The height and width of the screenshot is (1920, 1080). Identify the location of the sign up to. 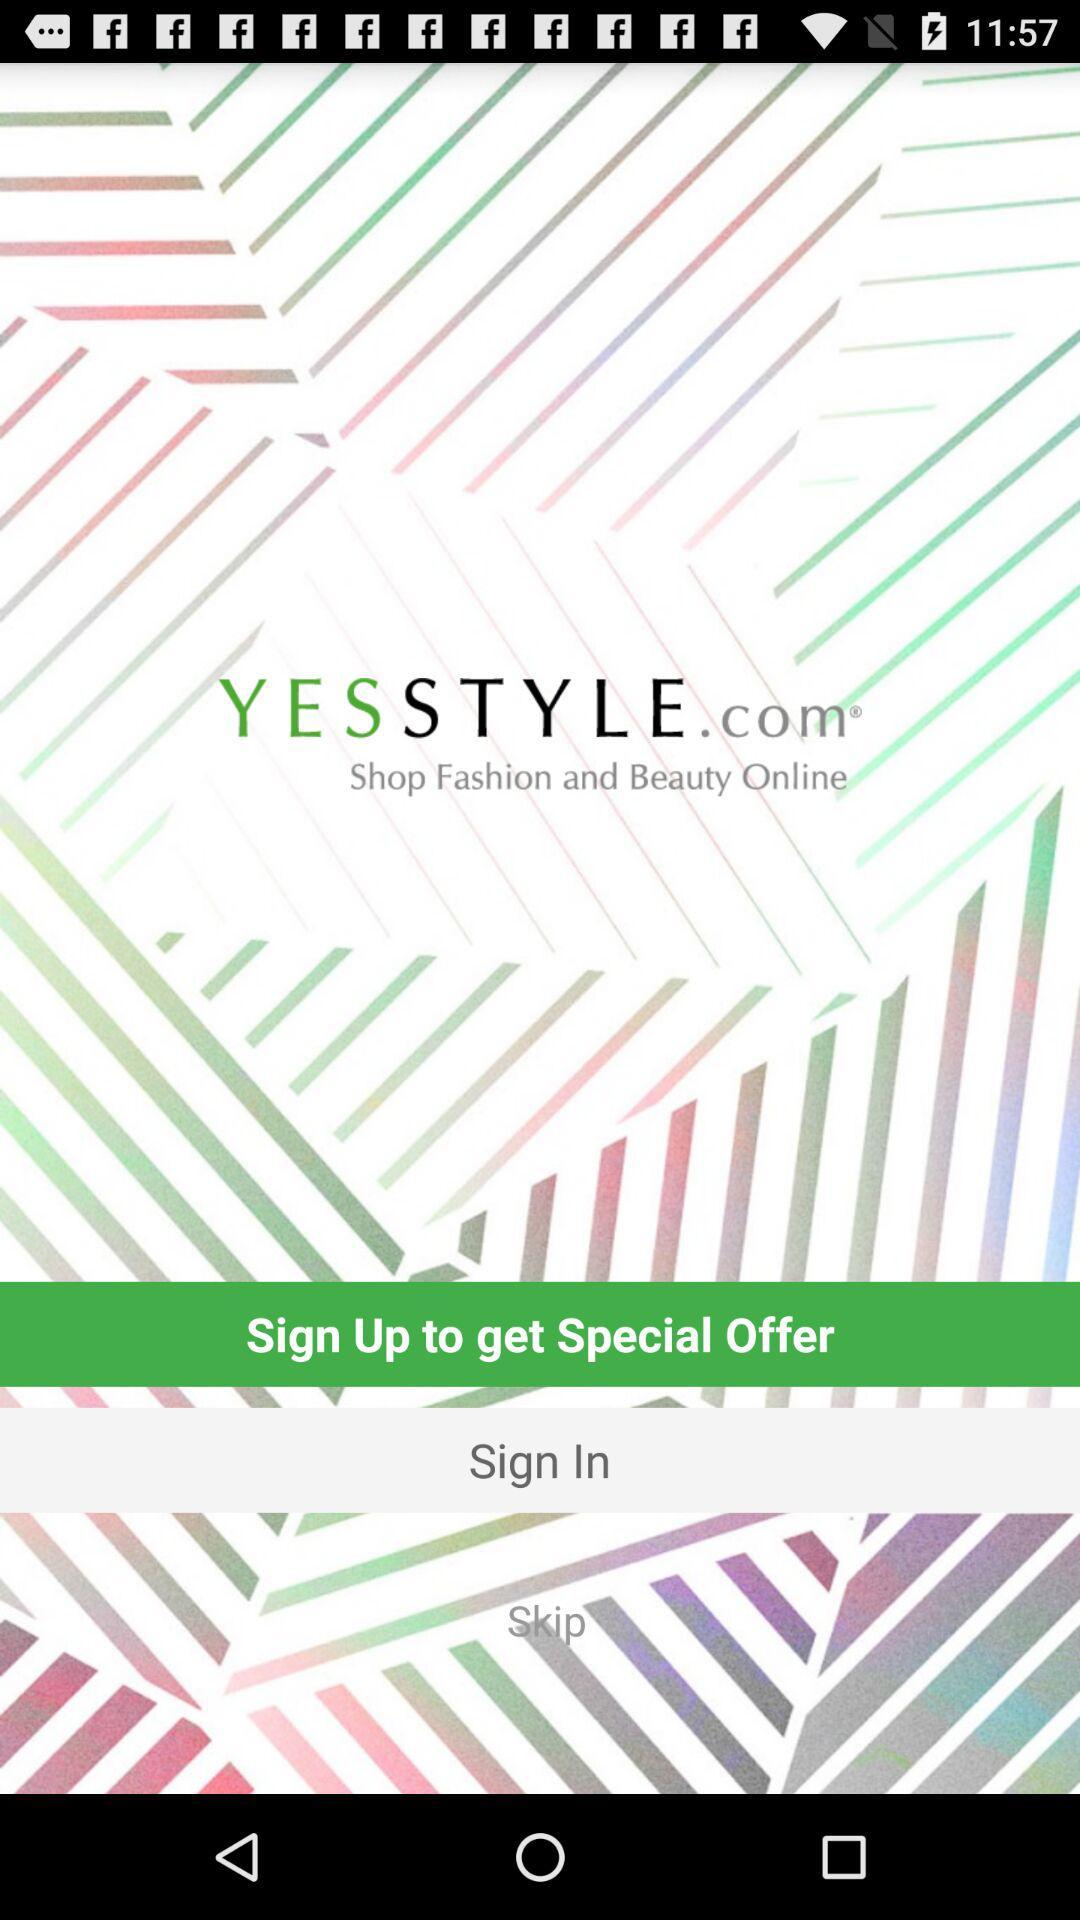
(540, 1334).